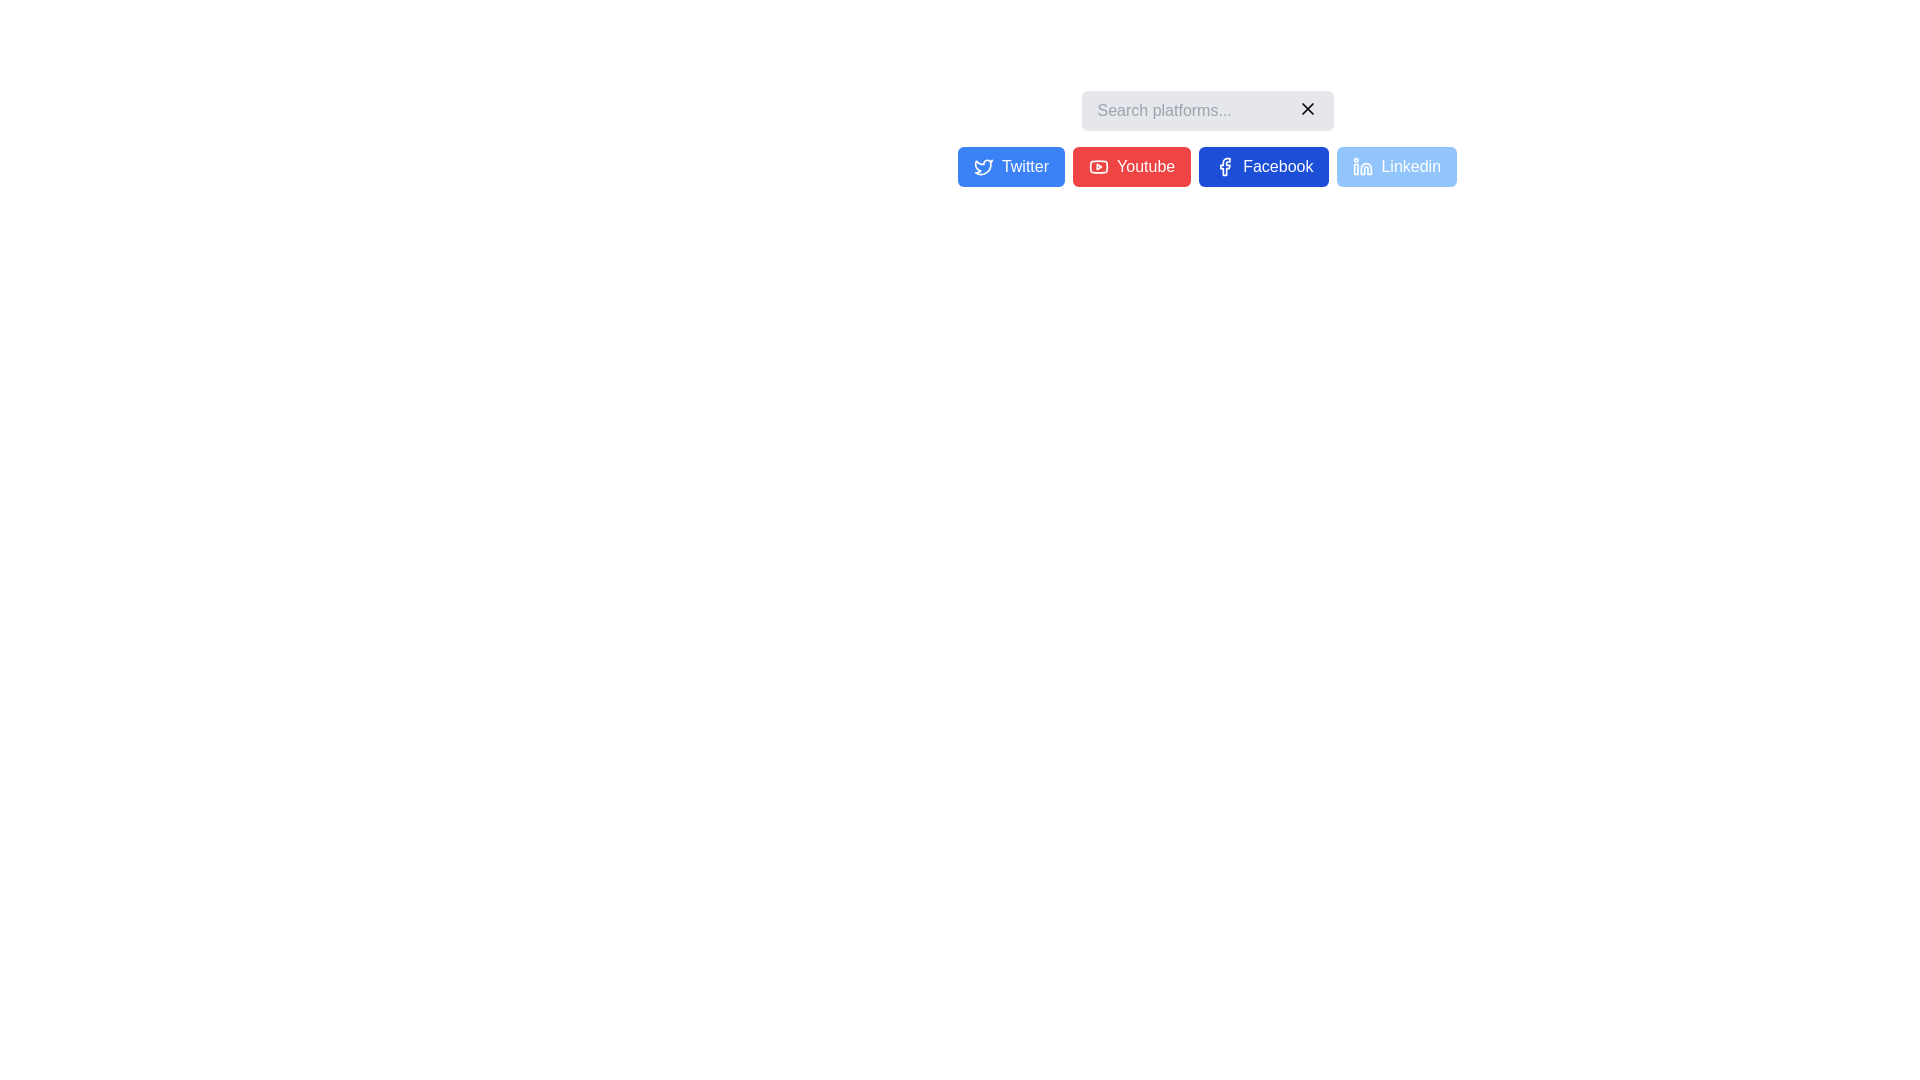 Image resolution: width=1920 pixels, height=1080 pixels. What do you see at coordinates (1206, 111) in the screenshot?
I see `the search bar input field that has a light gray background and rounded corners to focus on it` at bounding box center [1206, 111].